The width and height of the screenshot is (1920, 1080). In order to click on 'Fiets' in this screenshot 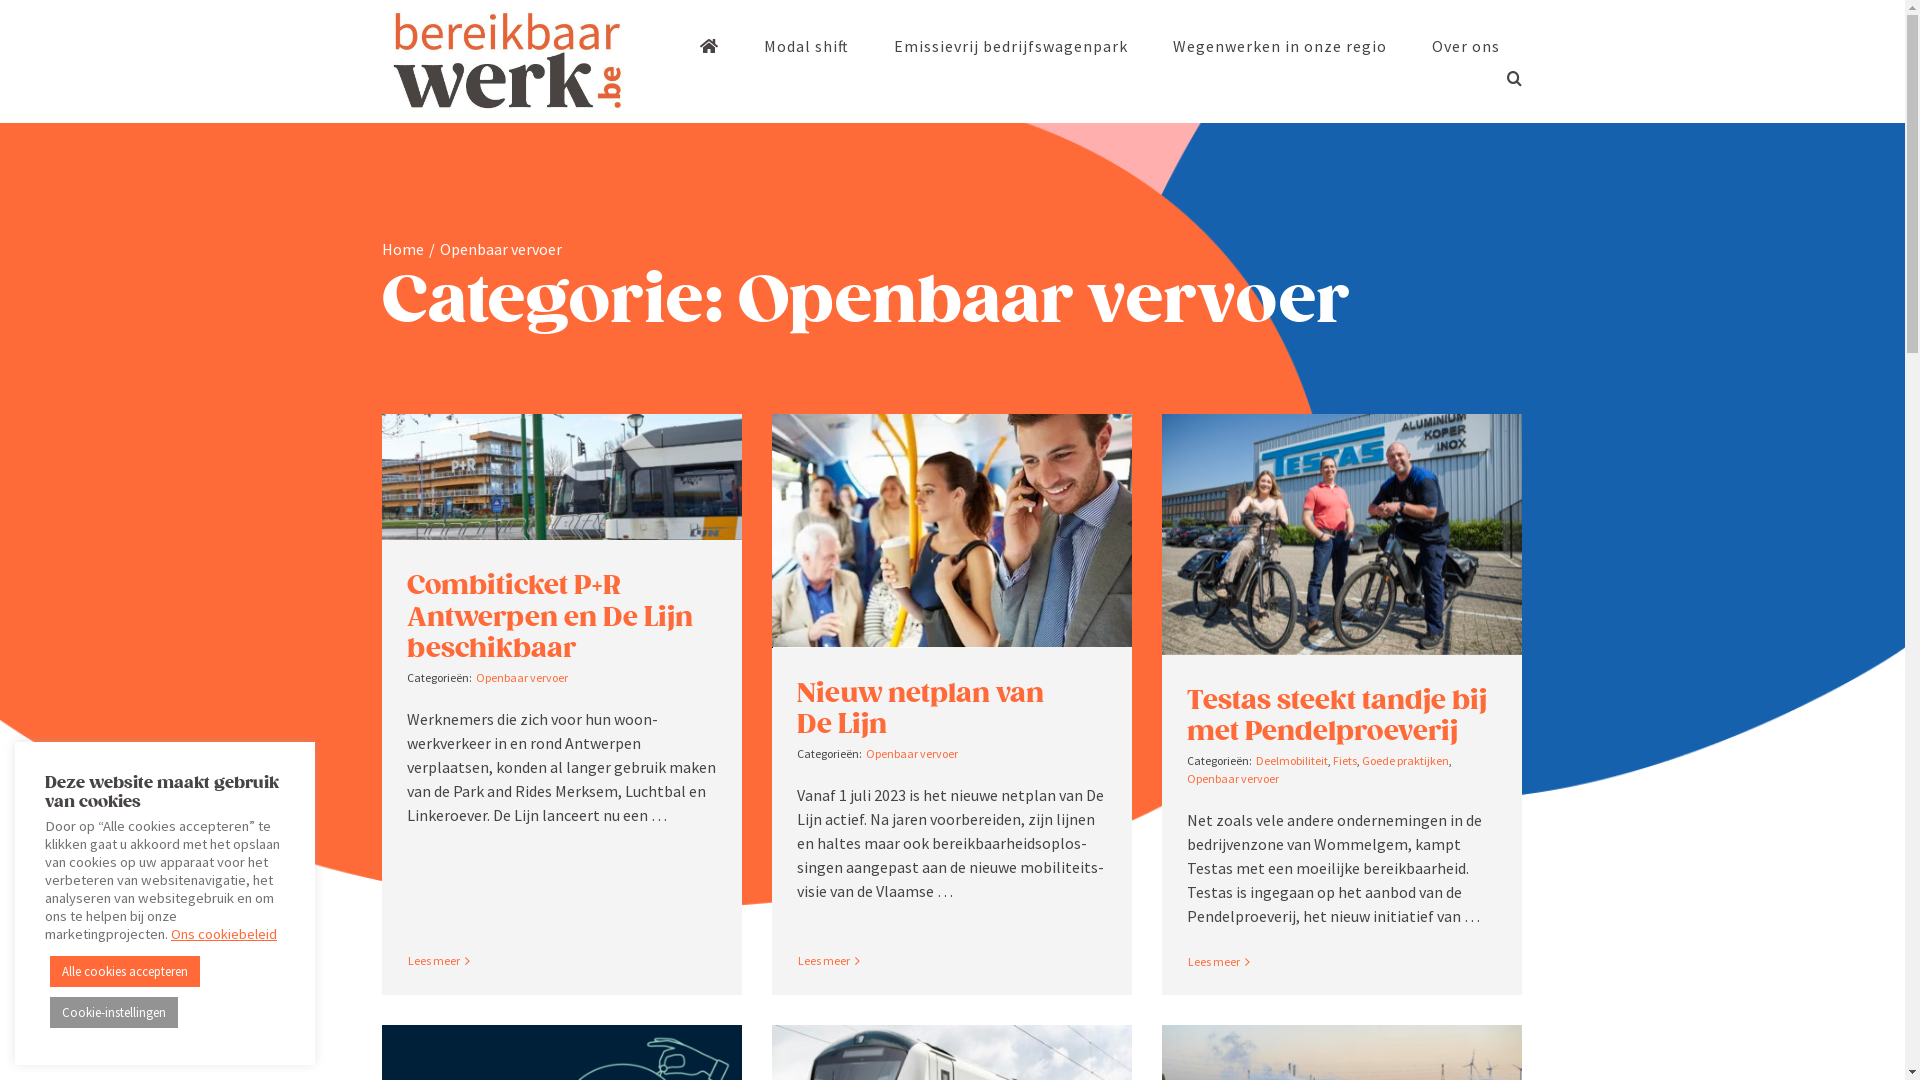, I will do `click(1344, 760)`.